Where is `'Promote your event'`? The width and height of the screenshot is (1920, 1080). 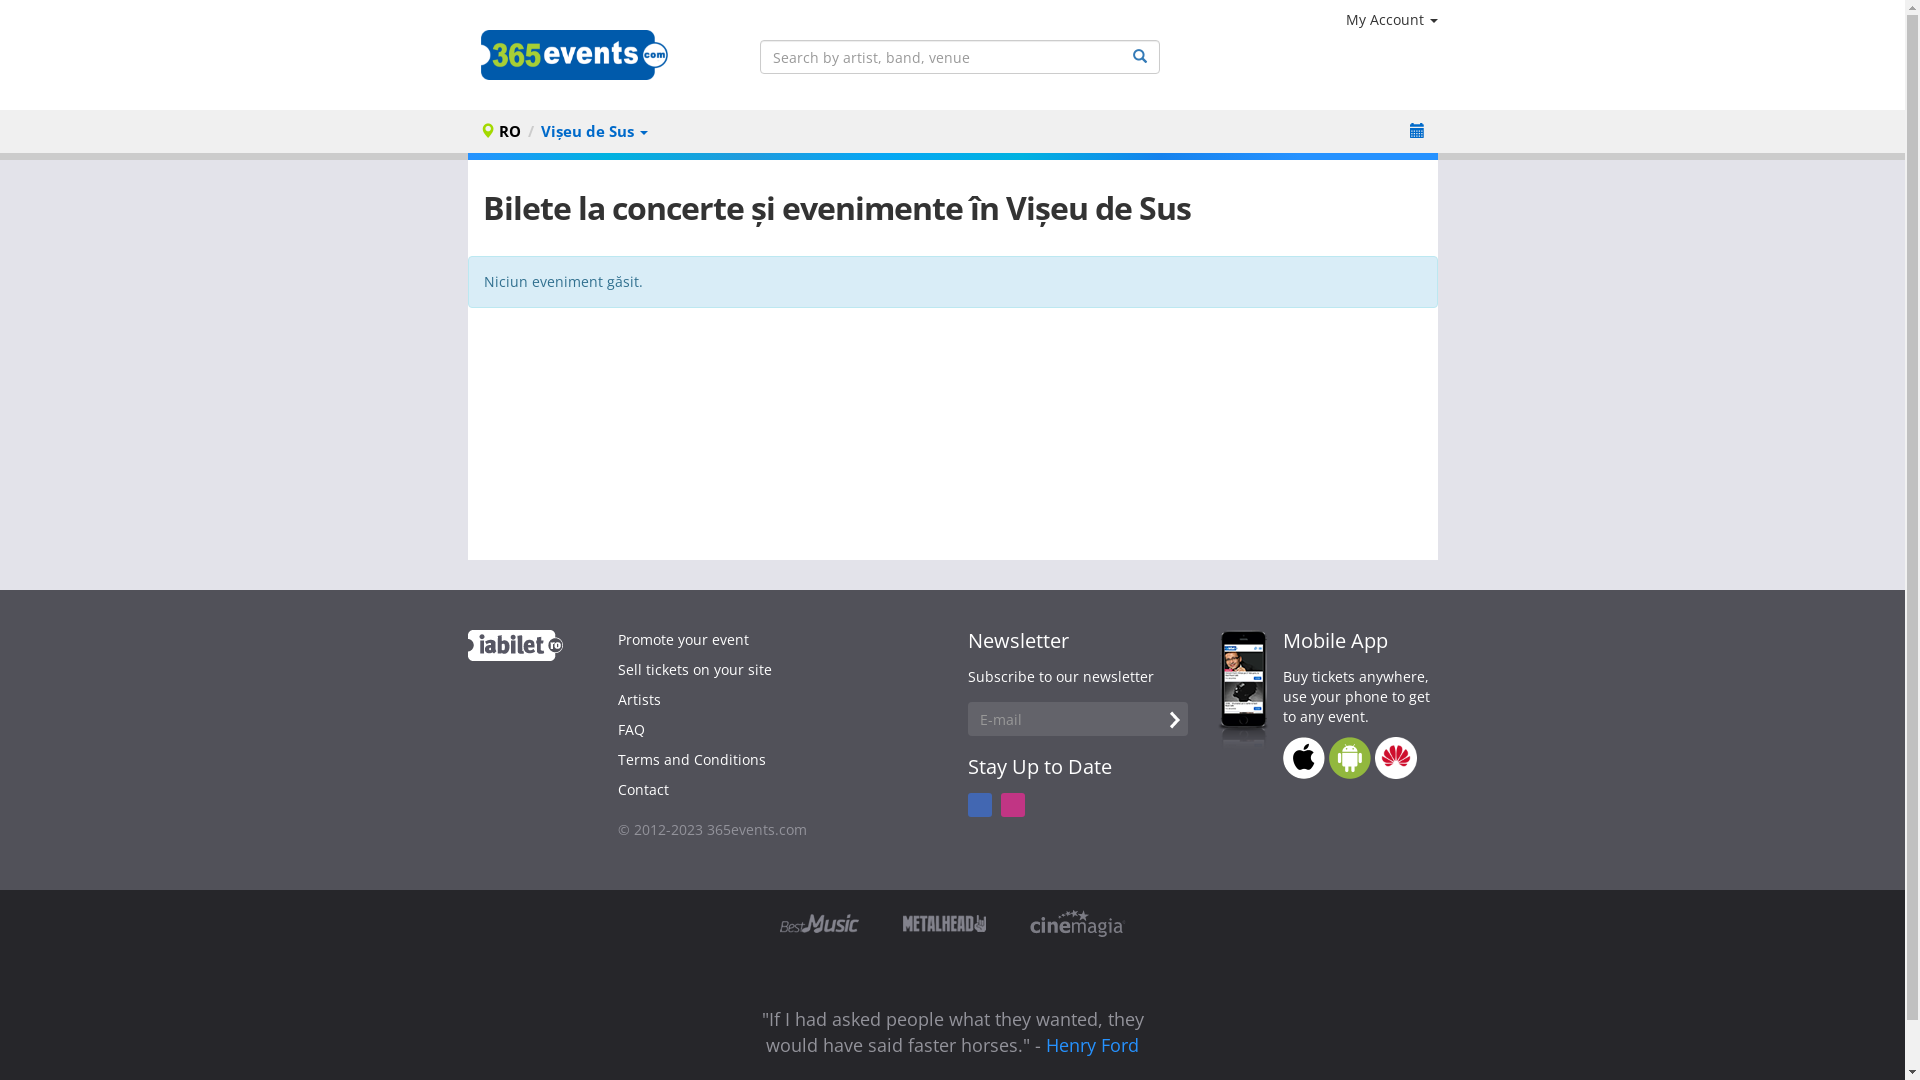
'Promote your event' is located at coordinates (683, 639).